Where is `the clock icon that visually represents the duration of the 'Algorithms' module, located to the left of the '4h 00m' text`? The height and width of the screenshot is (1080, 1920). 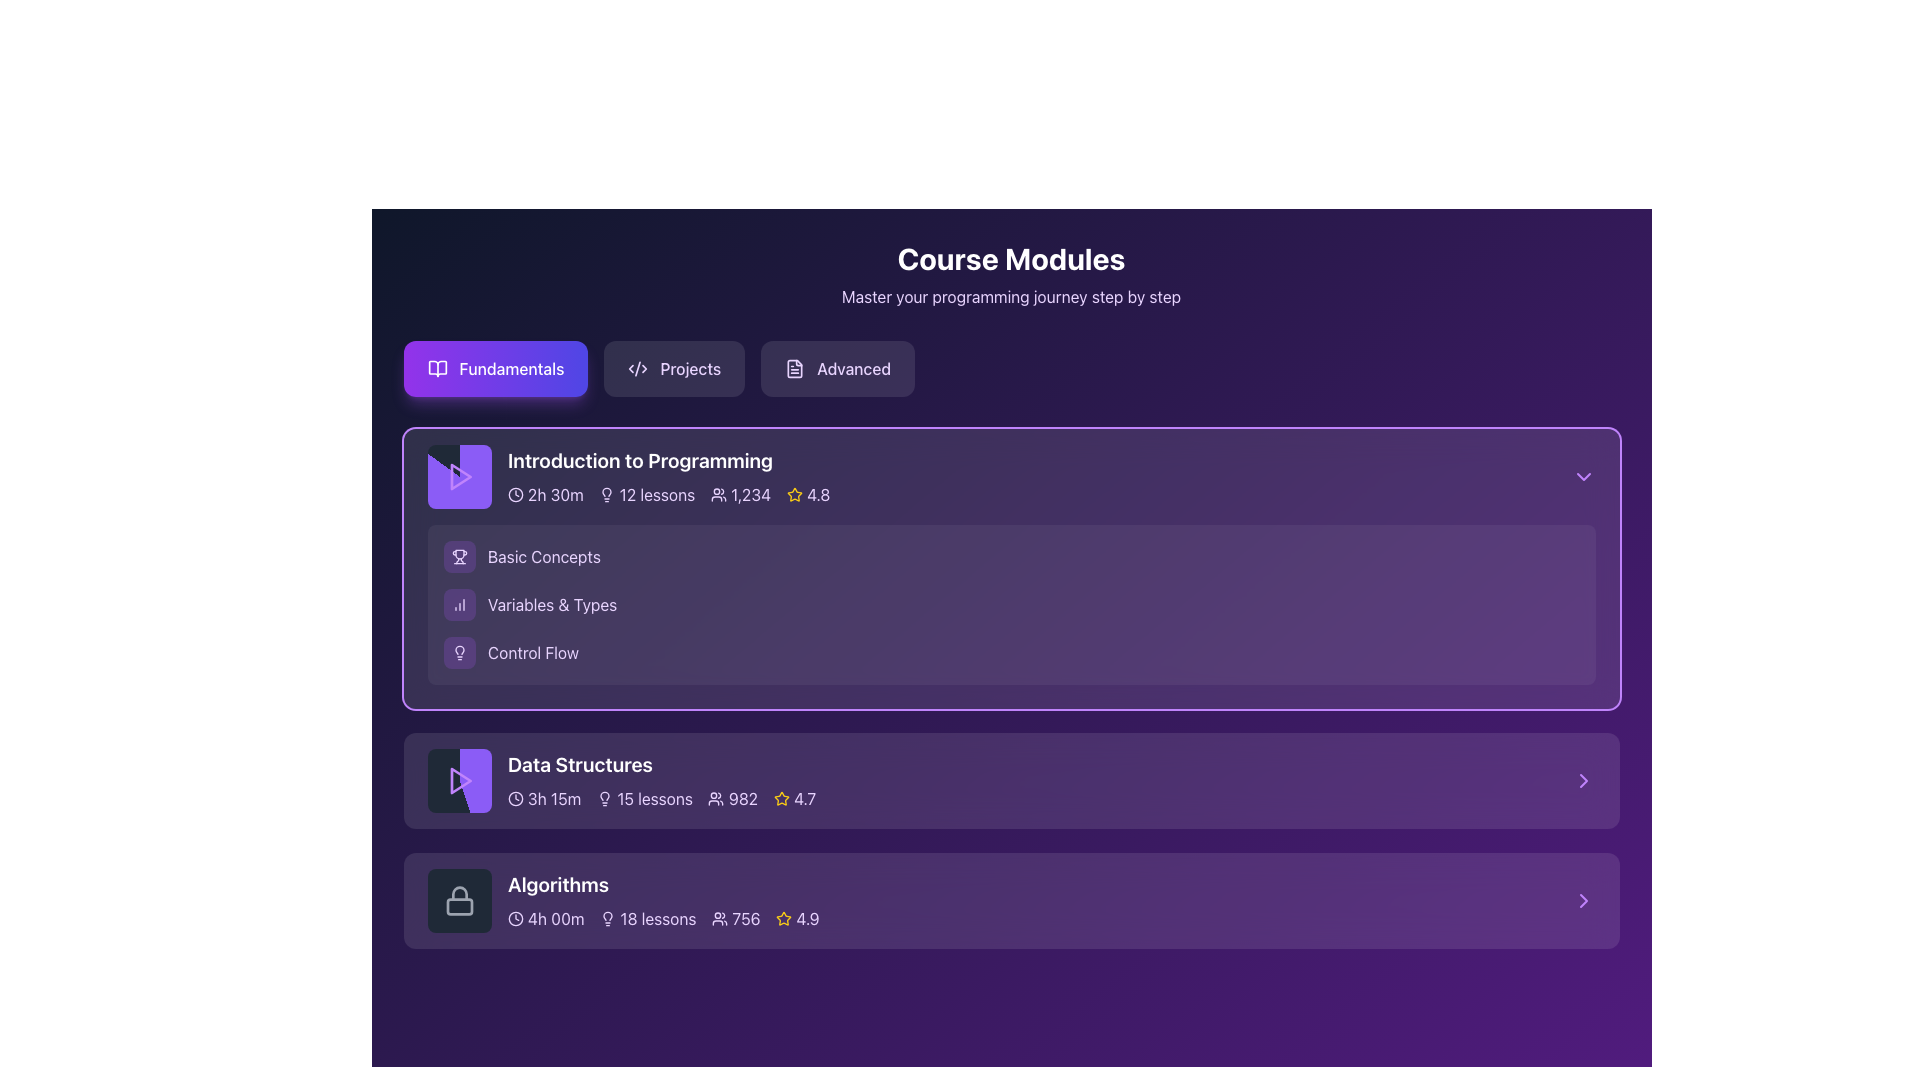
the clock icon that visually represents the duration of the 'Algorithms' module, located to the left of the '4h 00m' text is located at coordinates (515, 918).